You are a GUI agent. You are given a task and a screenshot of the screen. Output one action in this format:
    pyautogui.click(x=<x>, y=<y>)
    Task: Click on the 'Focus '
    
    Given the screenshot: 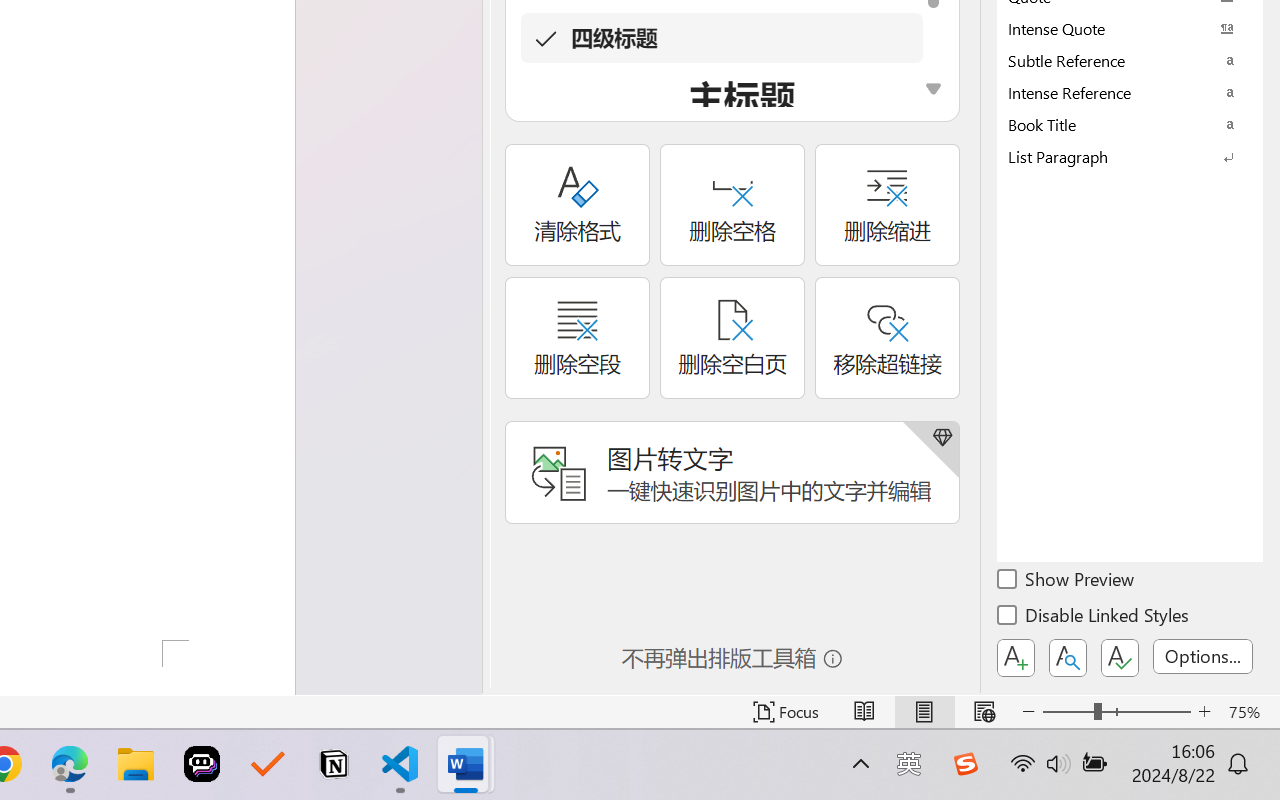 What is the action you would take?
    pyautogui.click(x=785, y=711)
    